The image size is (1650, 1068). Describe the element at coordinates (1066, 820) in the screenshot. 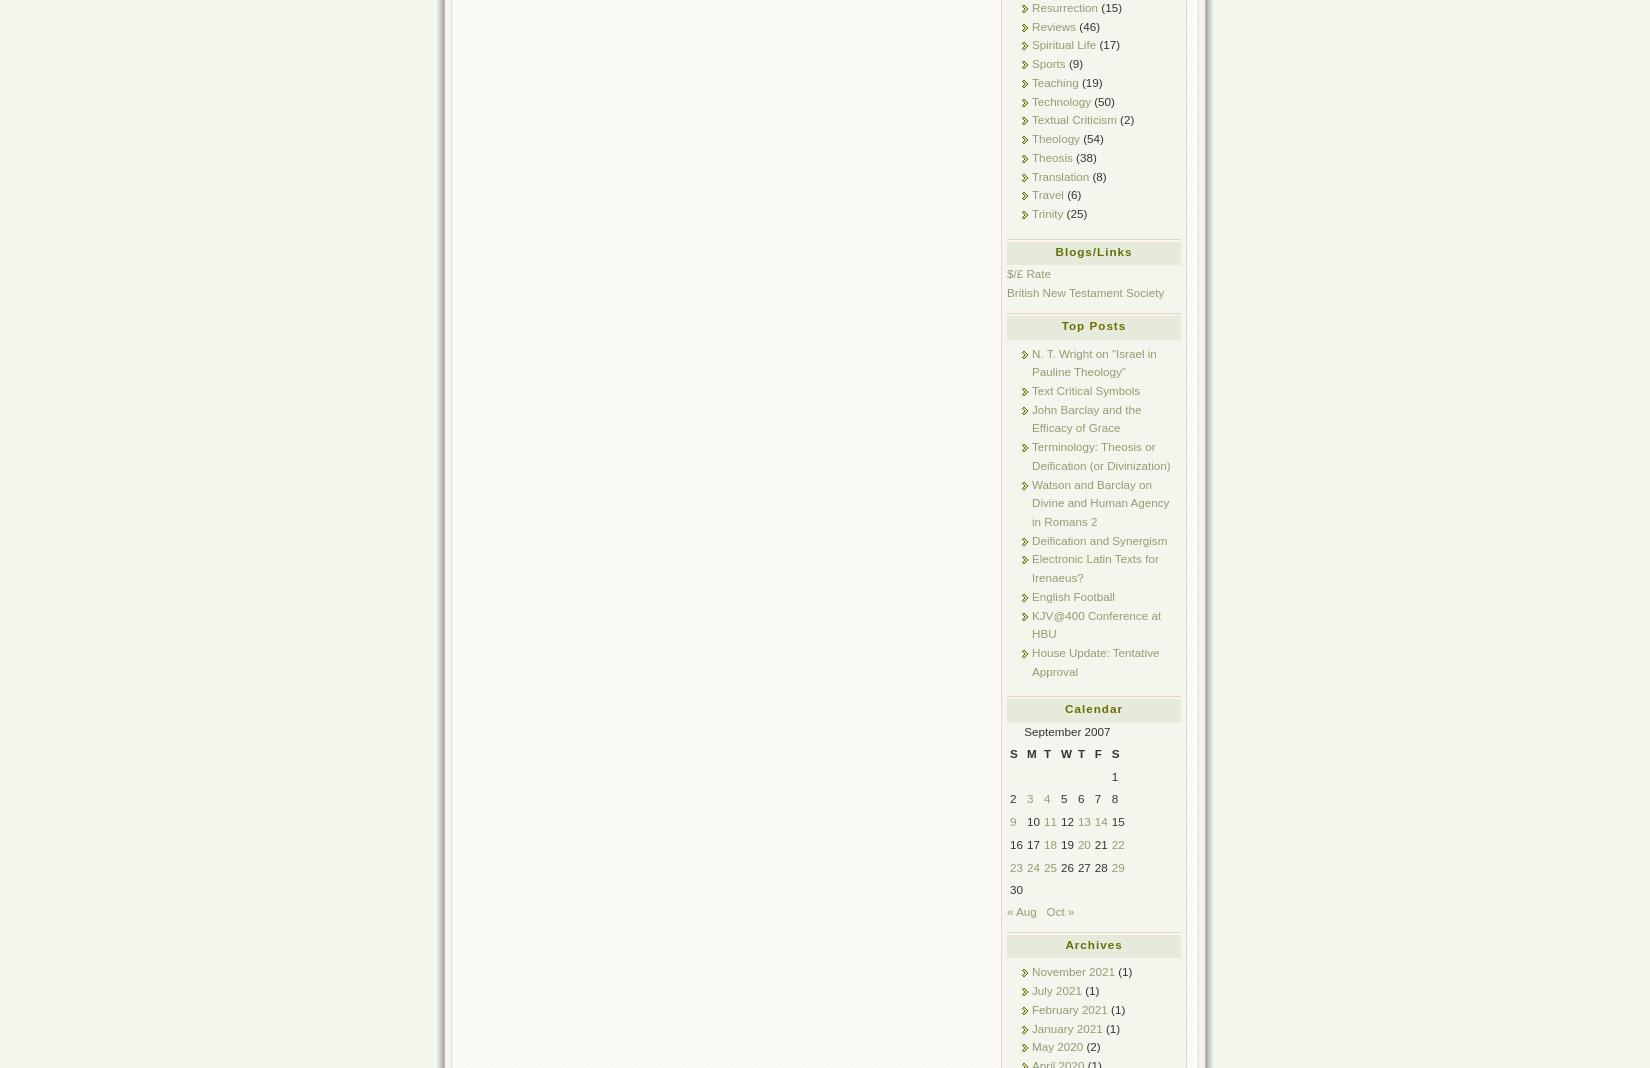

I see `'12'` at that location.